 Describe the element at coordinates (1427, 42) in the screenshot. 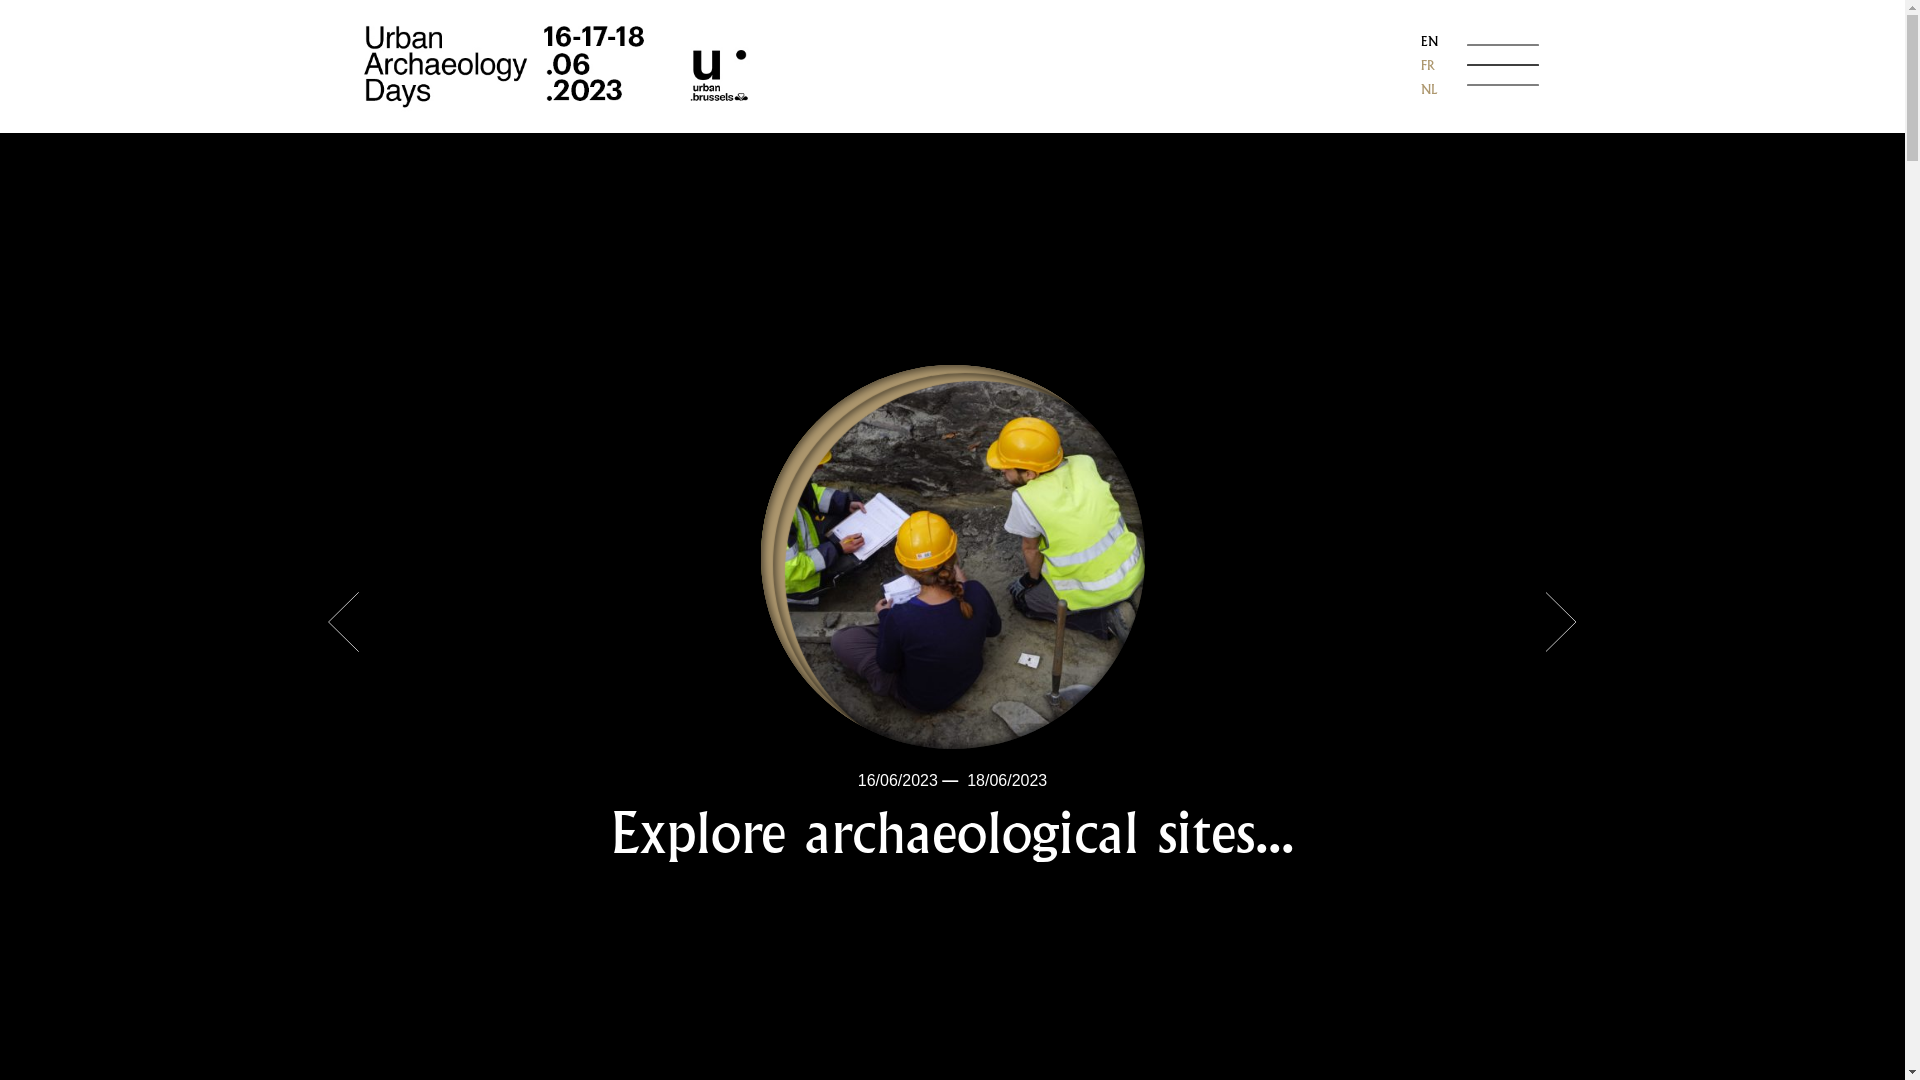

I see `'EN'` at that location.